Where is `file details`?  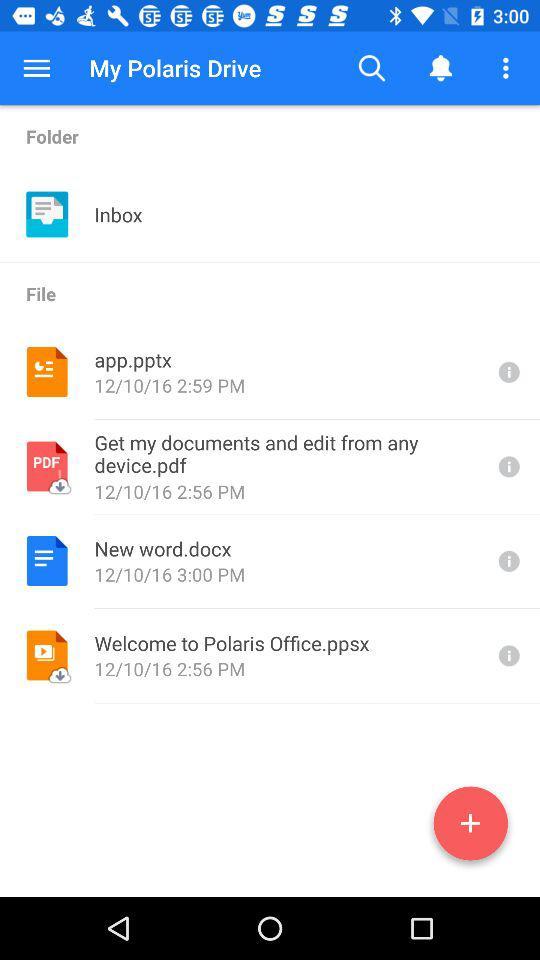
file details is located at coordinates (507, 561).